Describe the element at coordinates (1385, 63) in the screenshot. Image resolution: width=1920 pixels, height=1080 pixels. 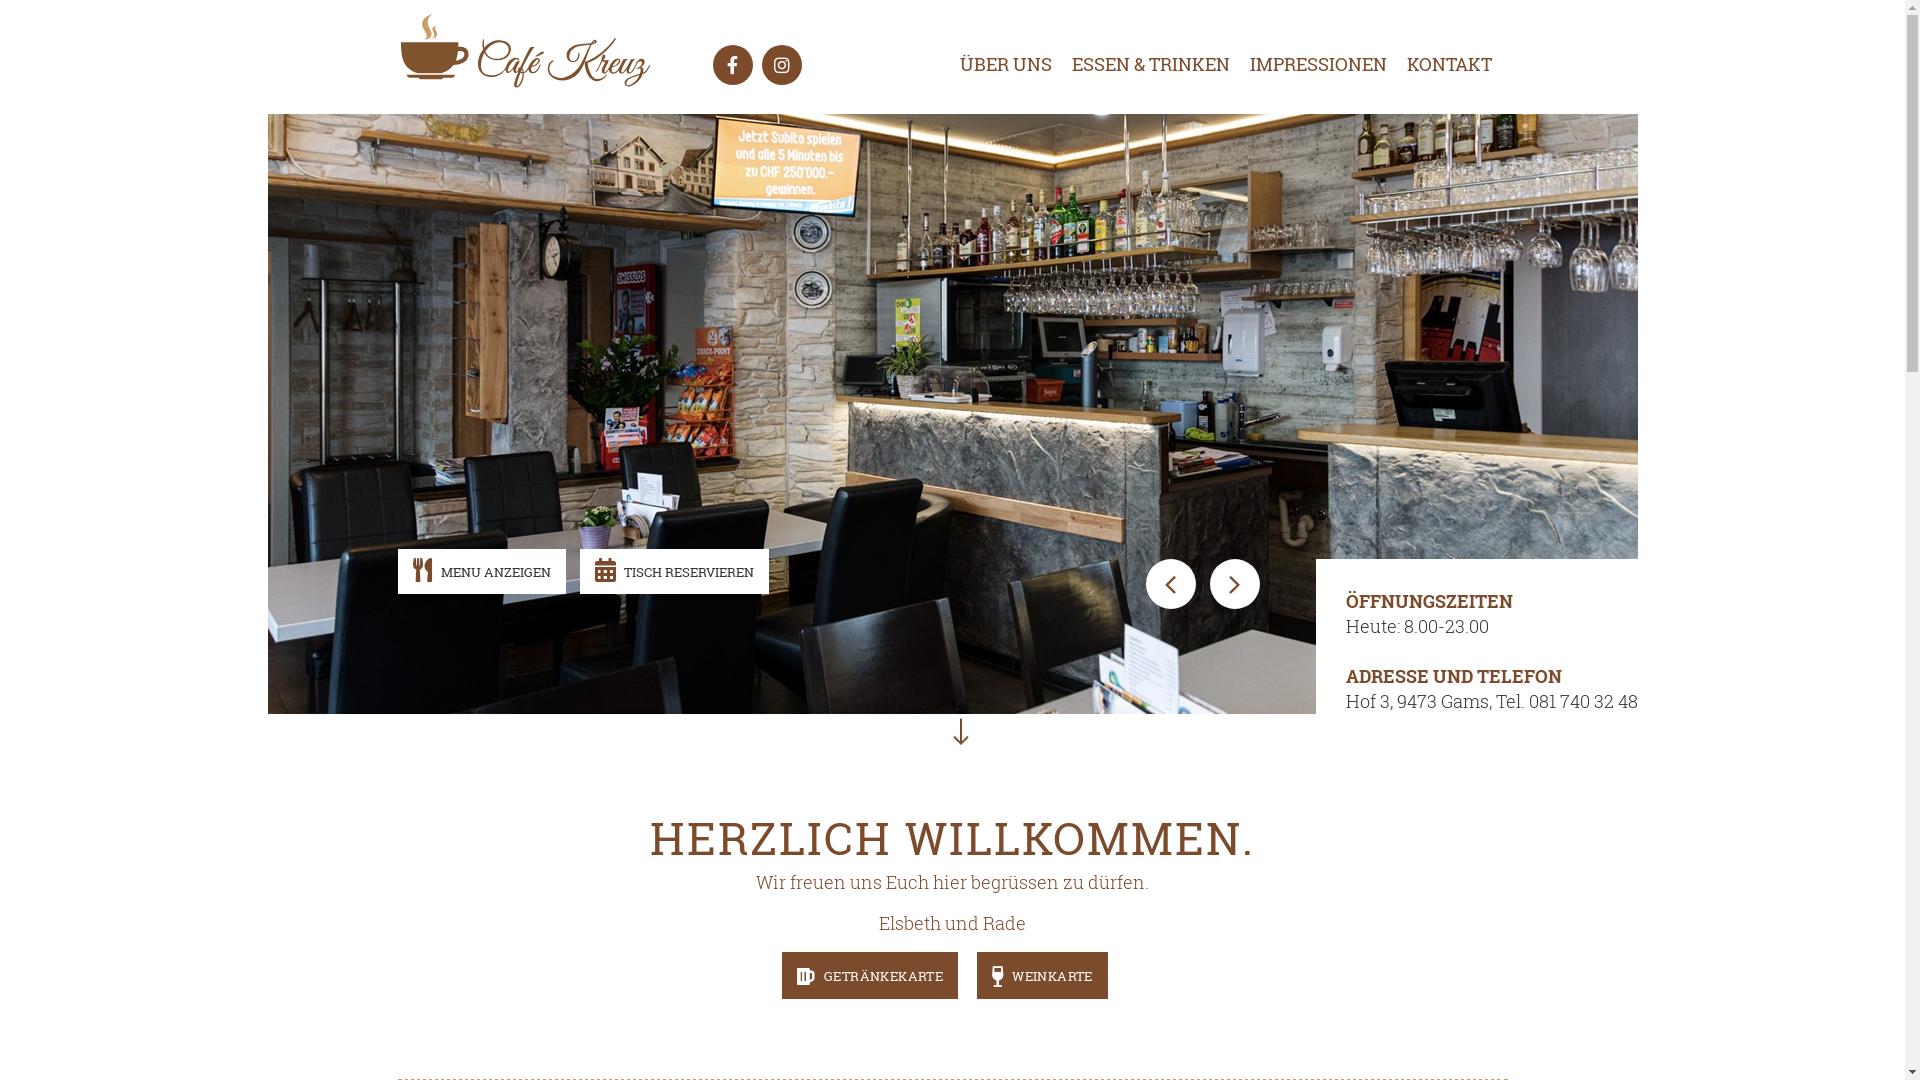
I see `'KONTAKT'` at that location.